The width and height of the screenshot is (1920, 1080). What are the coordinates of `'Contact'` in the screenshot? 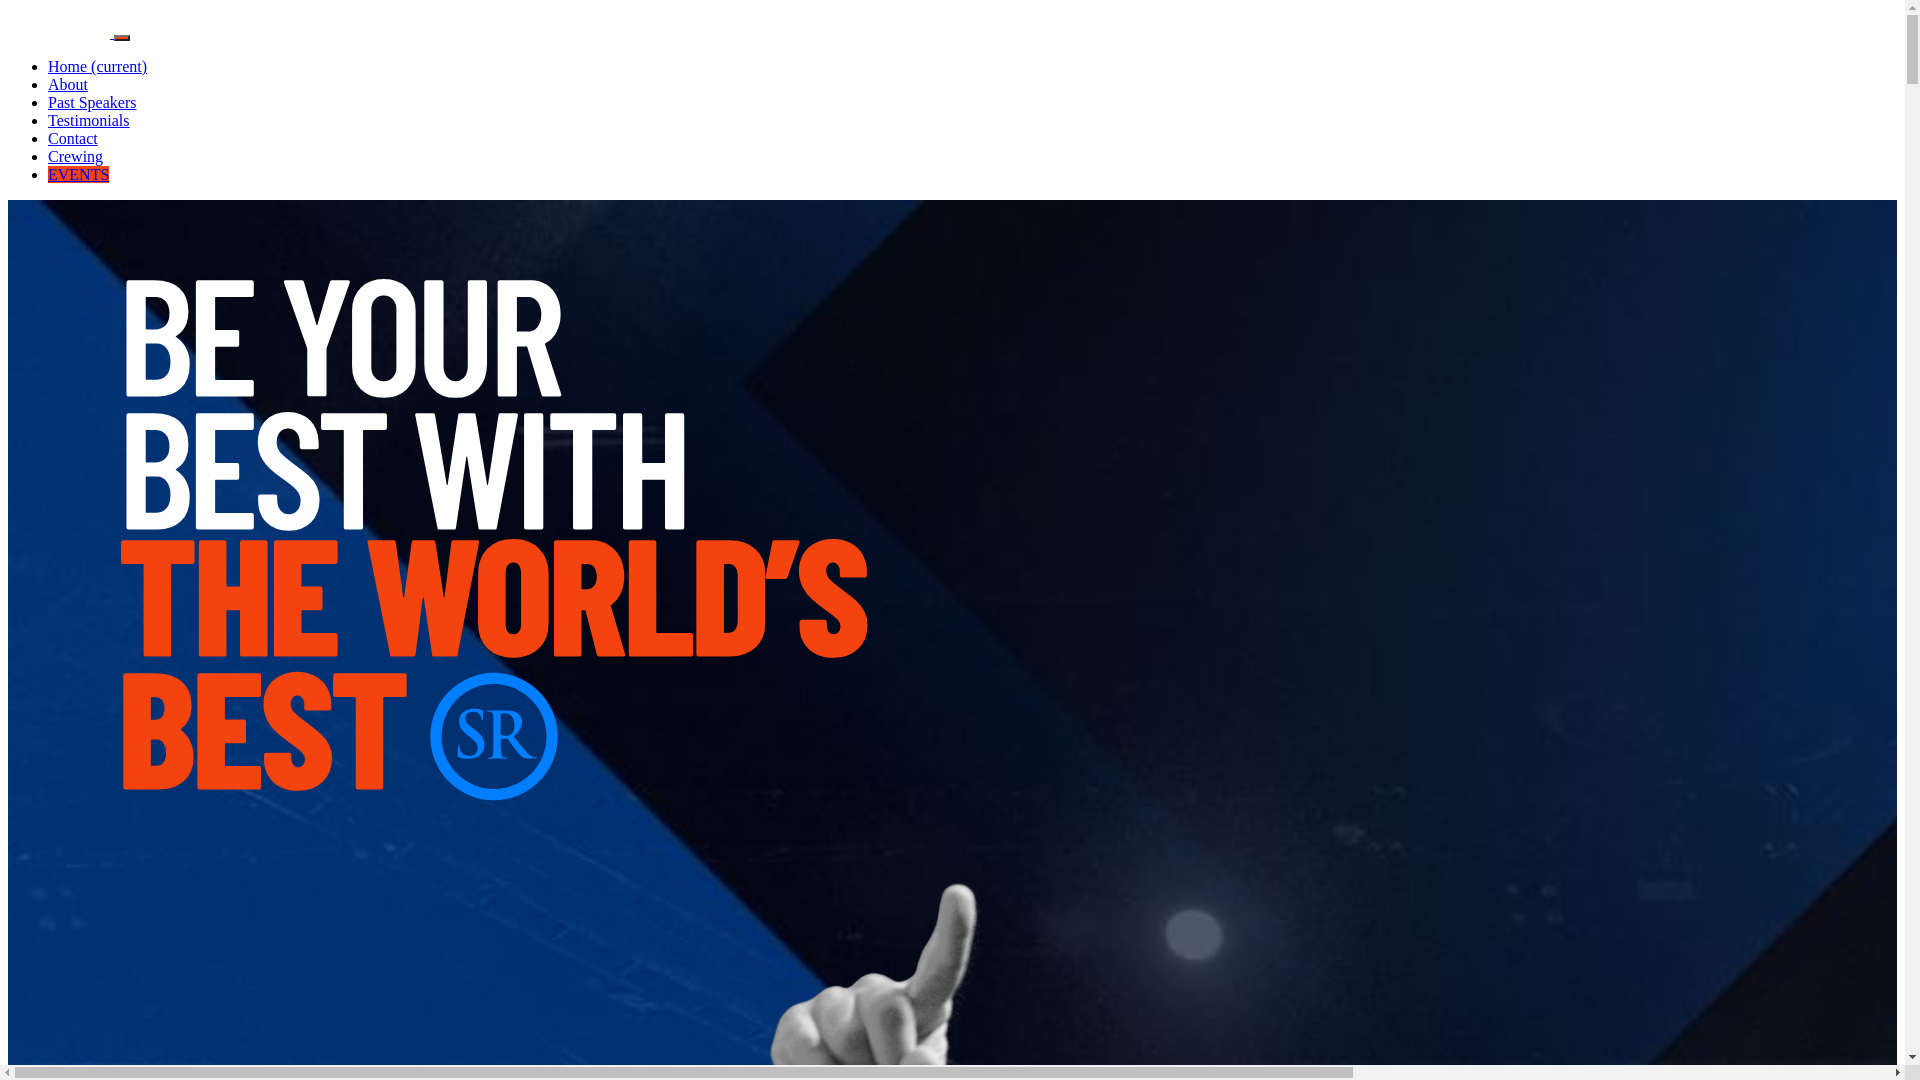 It's located at (72, 137).